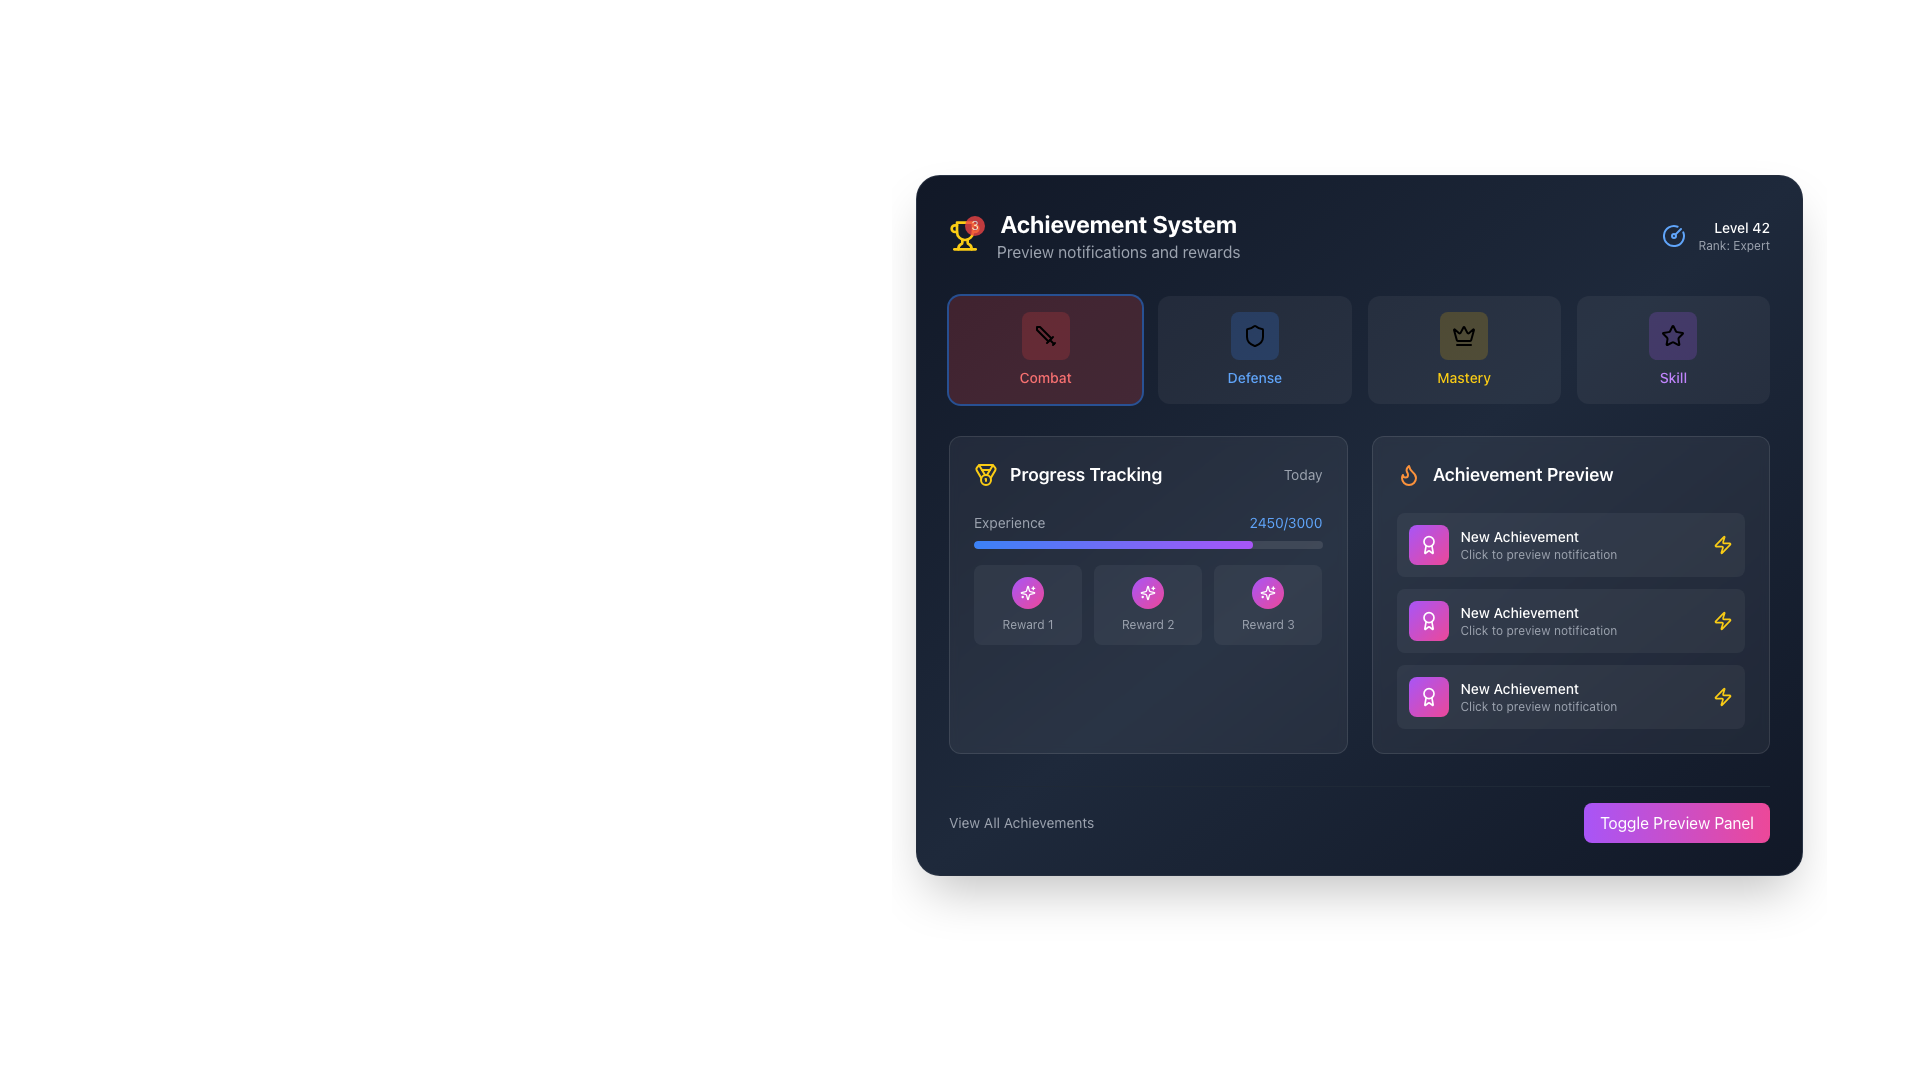 The height and width of the screenshot is (1080, 1920). What do you see at coordinates (1044, 334) in the screenshot?
I see `the 'Combat' category button, which is the first button in a horizontal group of four buttons located below the 'Achievement System' header` at bounding box center [1044, 334].